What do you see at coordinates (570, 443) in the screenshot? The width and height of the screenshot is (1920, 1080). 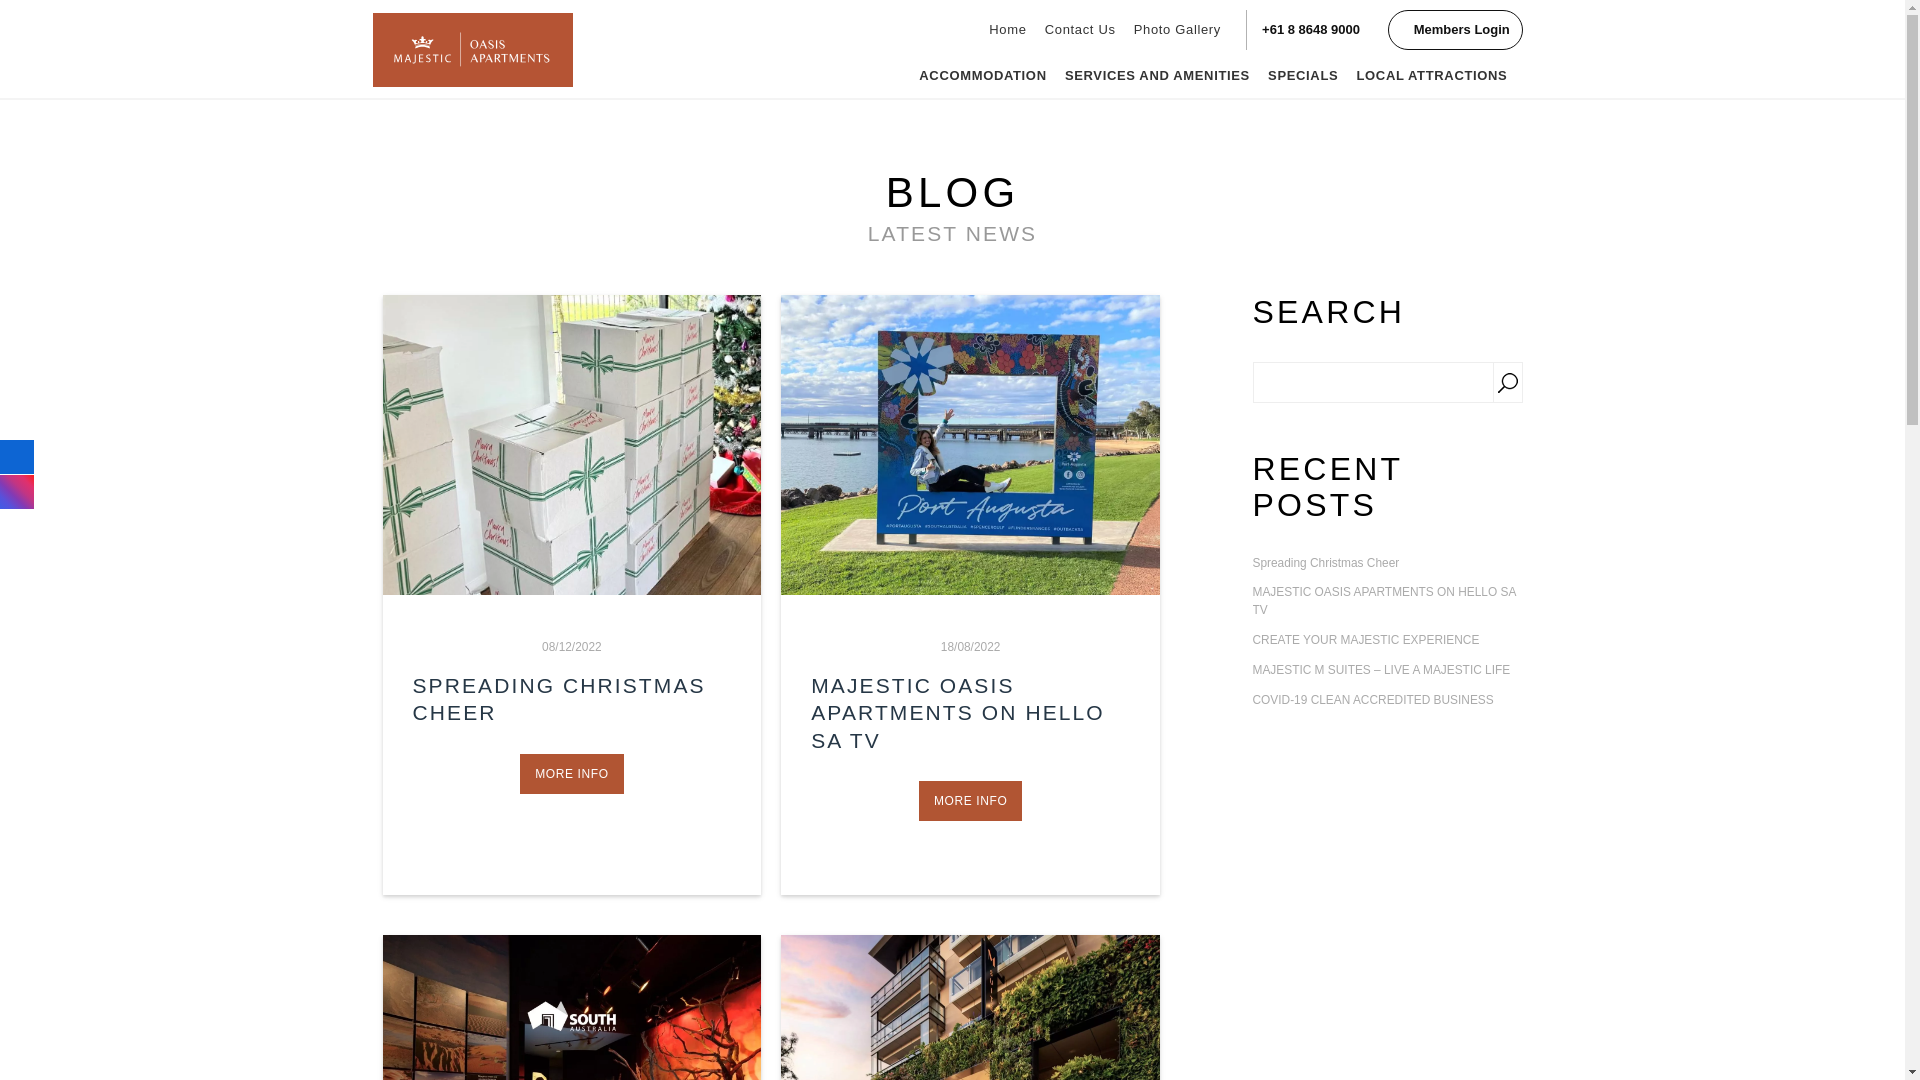 I see `' '` at bounding box center [570, 443].